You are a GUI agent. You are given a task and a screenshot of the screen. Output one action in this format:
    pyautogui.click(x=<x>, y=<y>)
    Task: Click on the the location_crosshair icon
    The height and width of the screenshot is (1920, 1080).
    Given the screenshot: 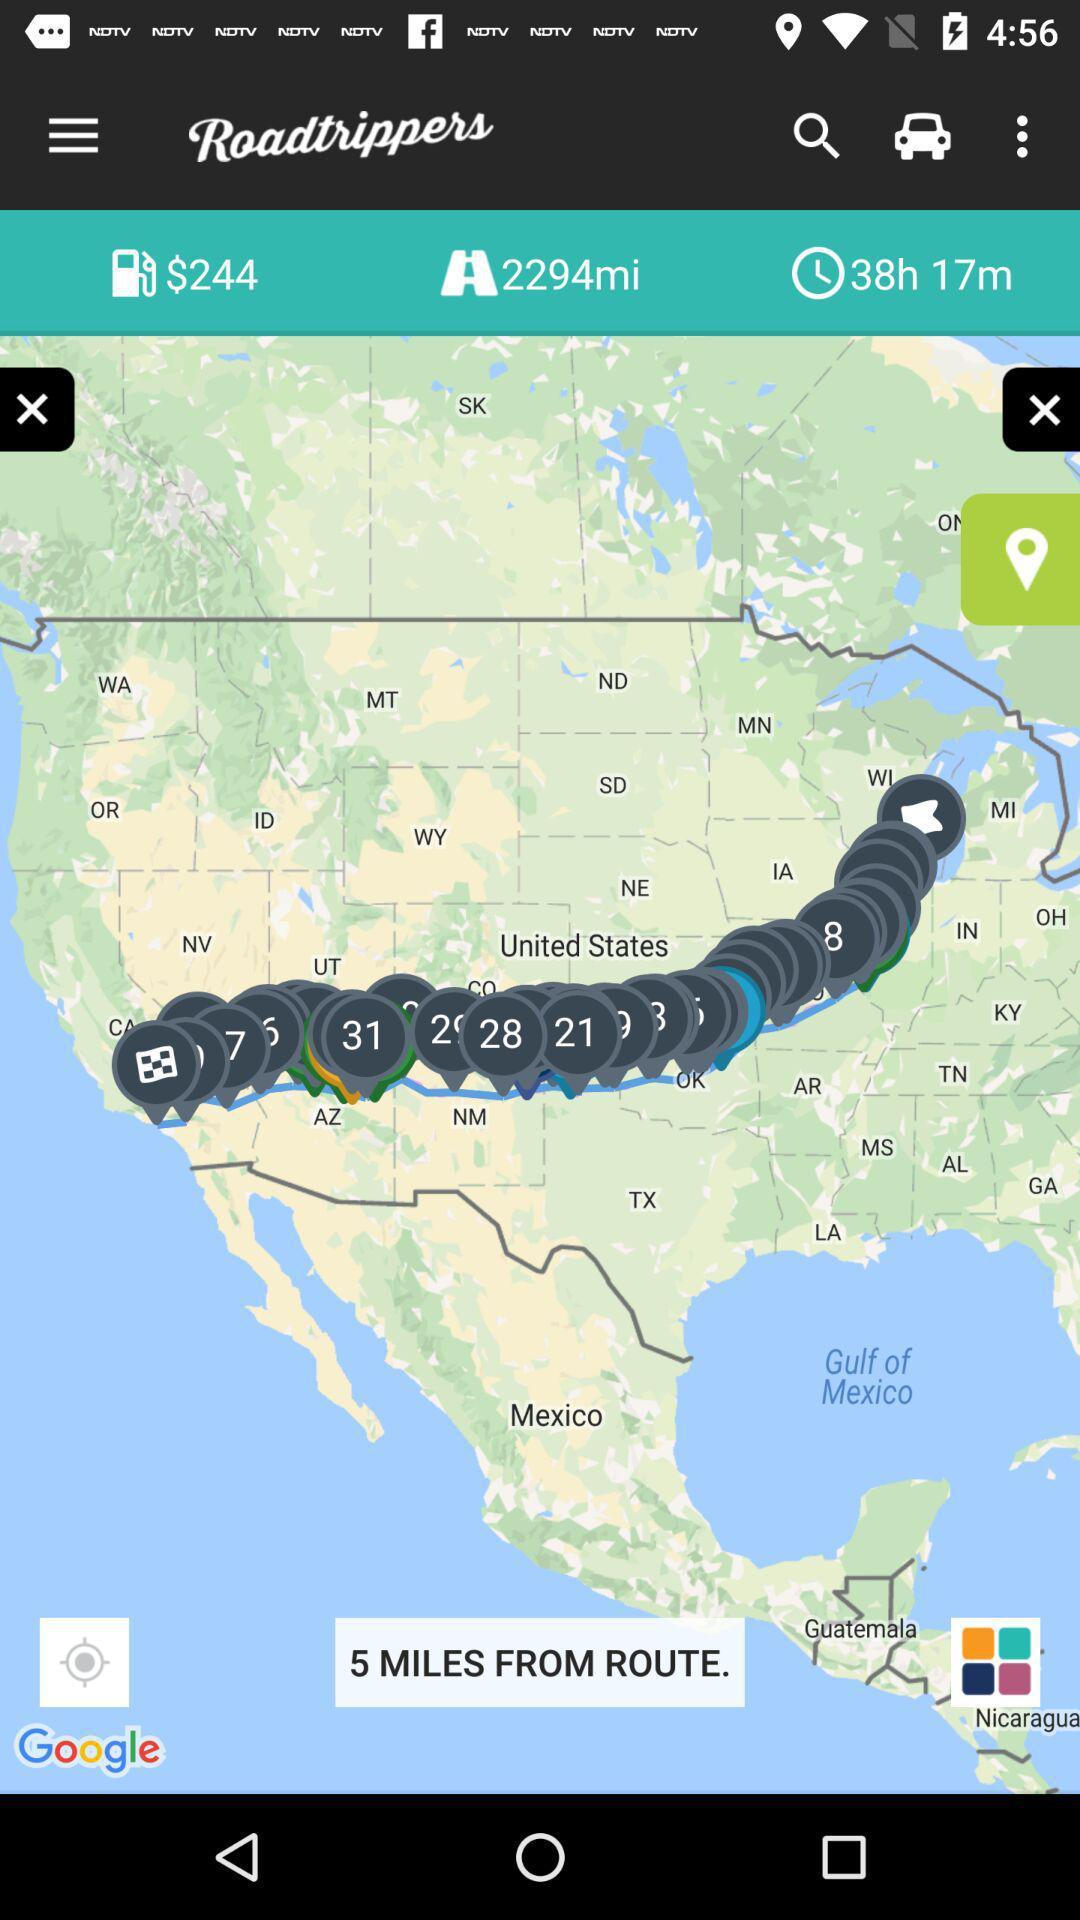 What is the action you would take?
    pyautogui.click(x=83, y=1662)
    